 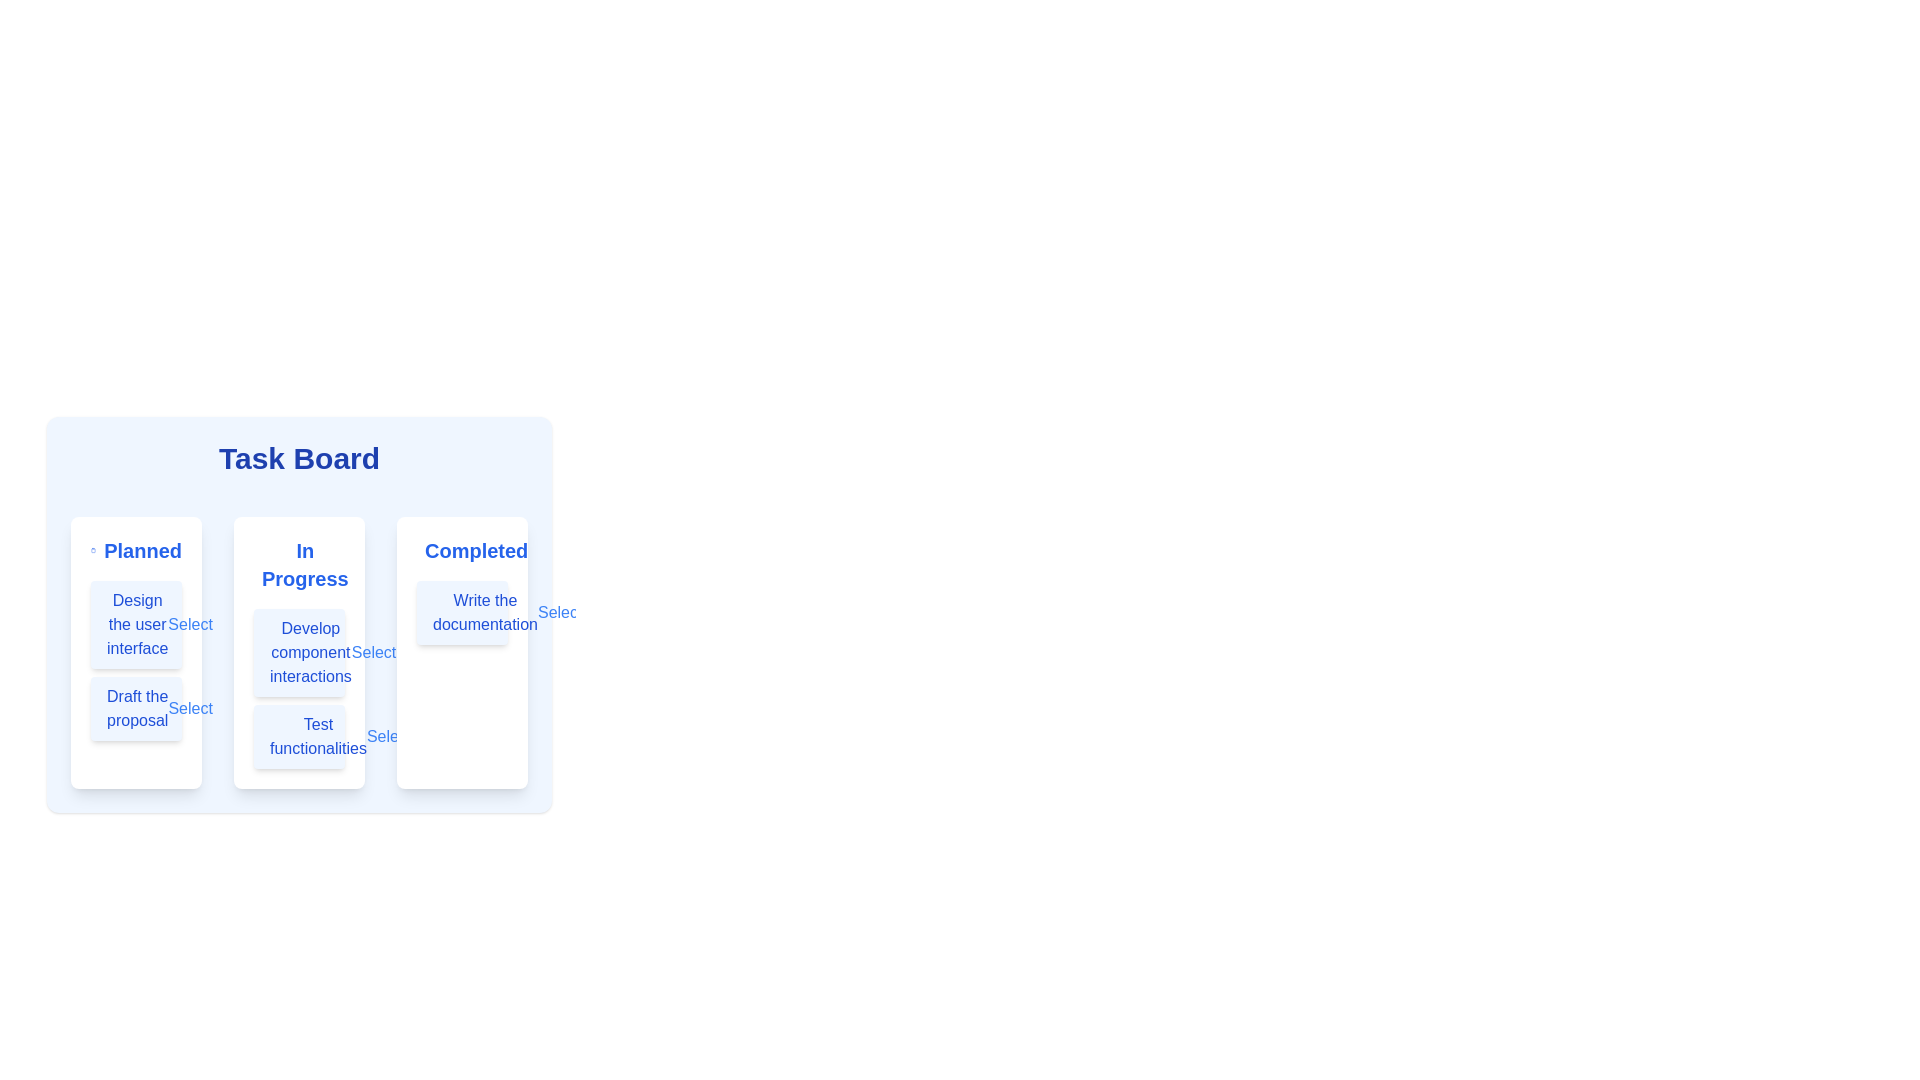 I want to click on the inner elements of the 'In Progress' category card located in the task board interface, which is the second card from the left, so click(x=298, y=613).